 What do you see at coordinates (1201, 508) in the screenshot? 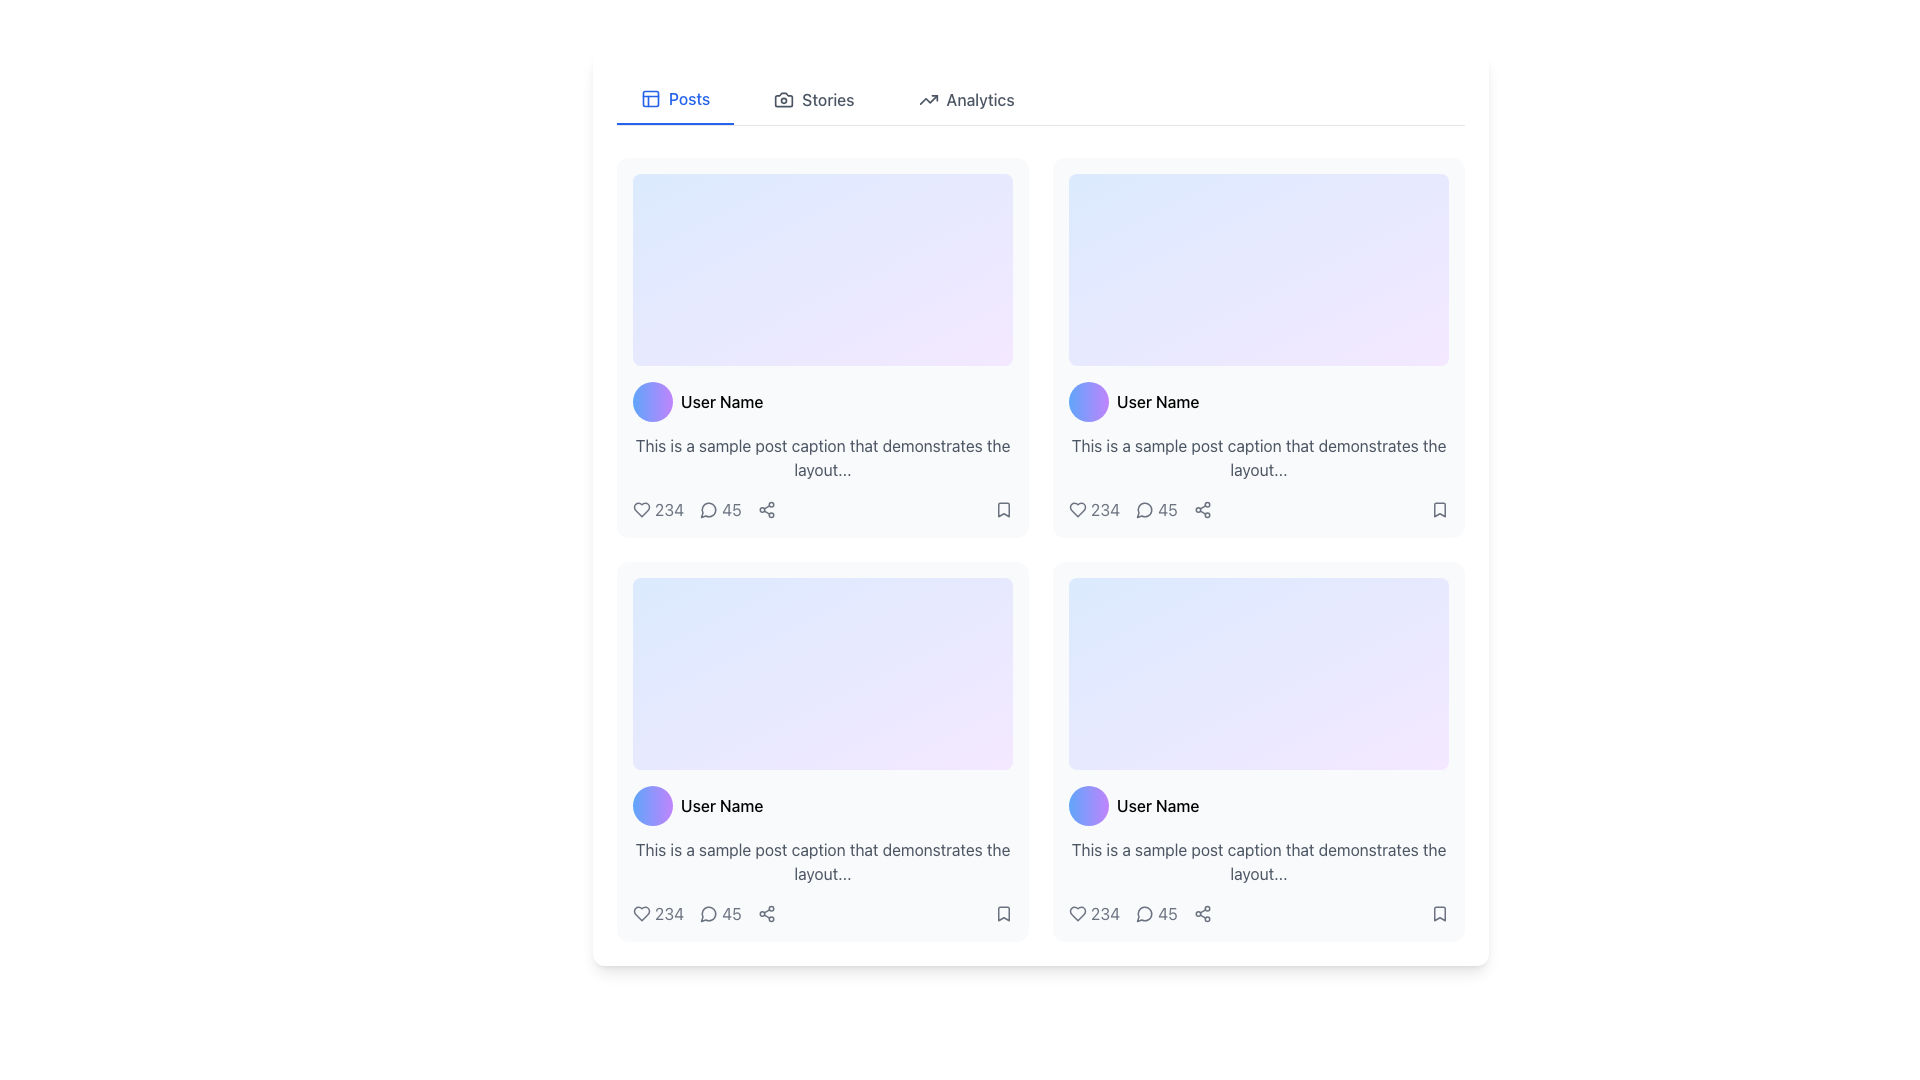
I see `the icon button located in the bottom-right corner of the post card to share the associated post` at bounding box center [1201, 508].